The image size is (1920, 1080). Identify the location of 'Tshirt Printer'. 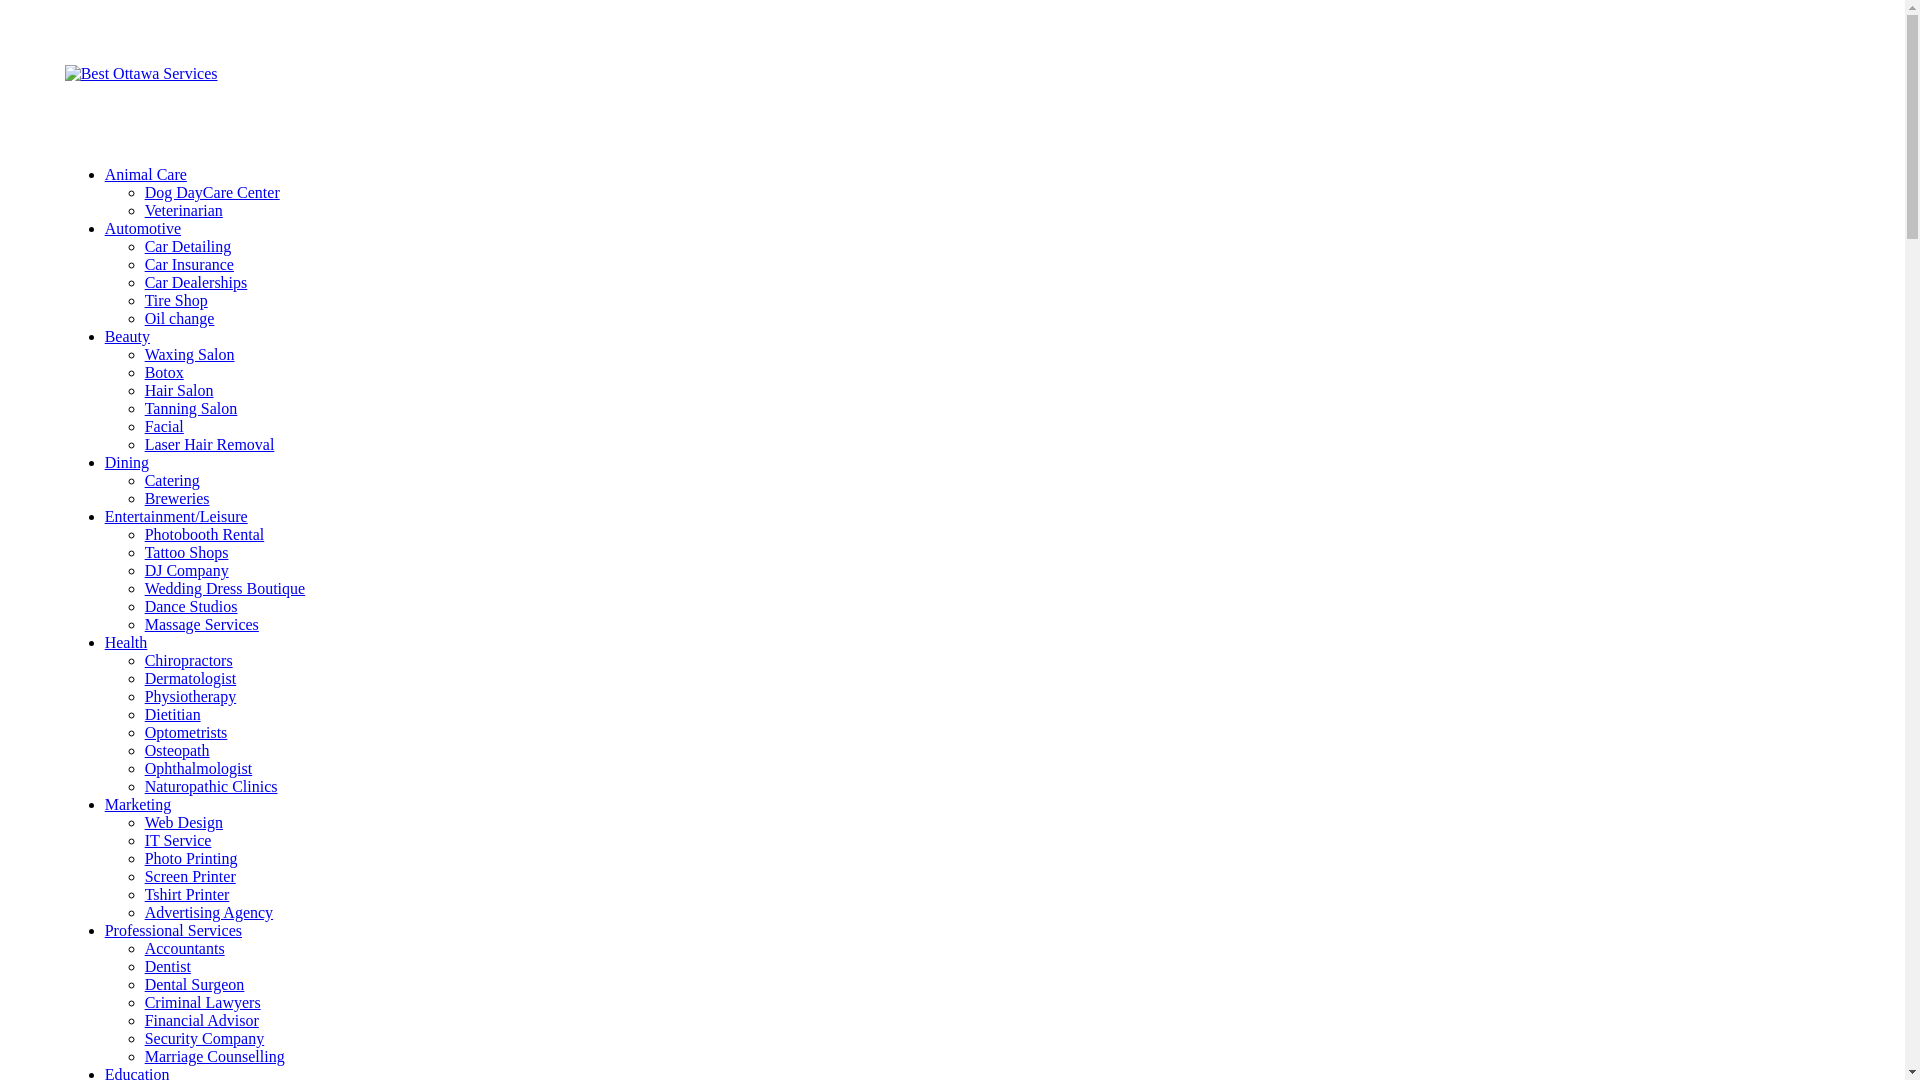
(187, 893).